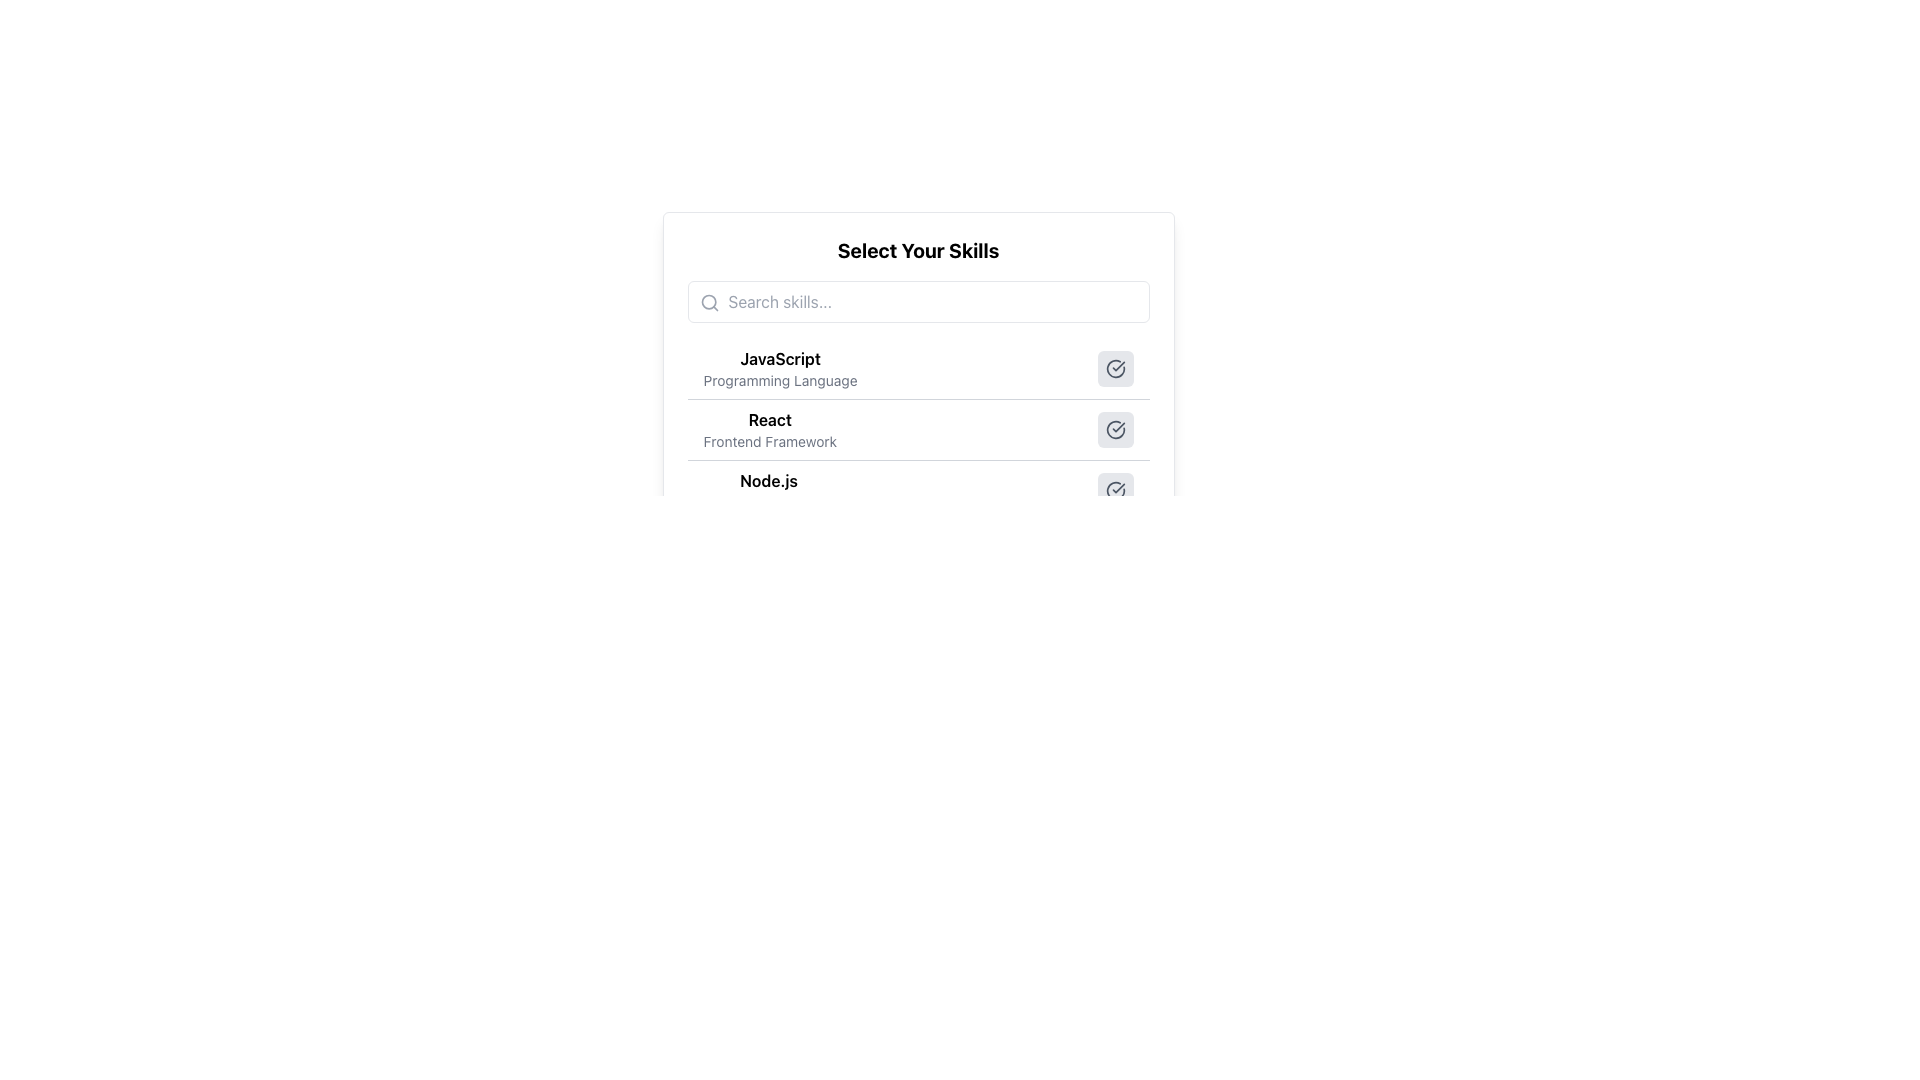  I want to click on the circular button with a checkmark icon located to the far right of the 'JavaScript' item in the 'Select Your Skills' list, so click(1114, 369).